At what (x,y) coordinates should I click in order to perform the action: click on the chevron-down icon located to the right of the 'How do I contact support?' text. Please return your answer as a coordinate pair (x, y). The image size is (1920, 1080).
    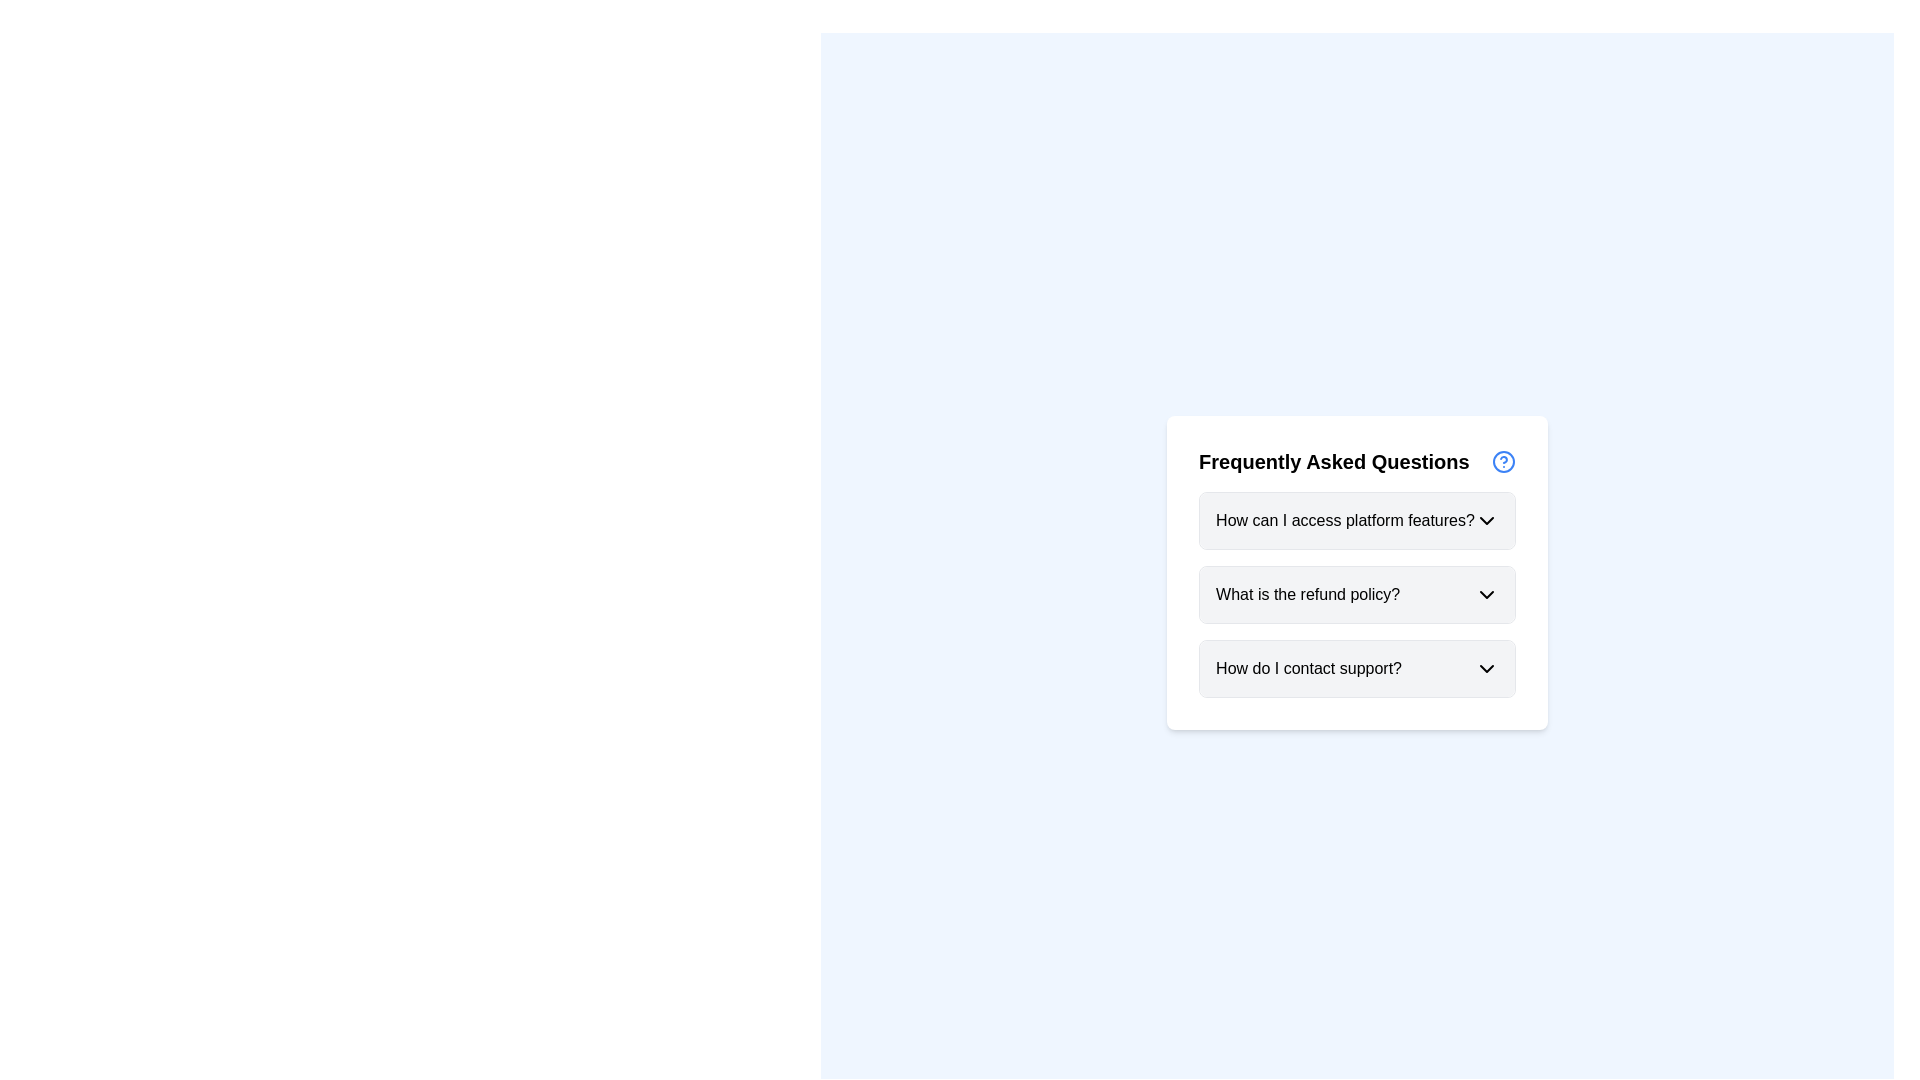
    Looking at the image, I should click on (1486, 668).